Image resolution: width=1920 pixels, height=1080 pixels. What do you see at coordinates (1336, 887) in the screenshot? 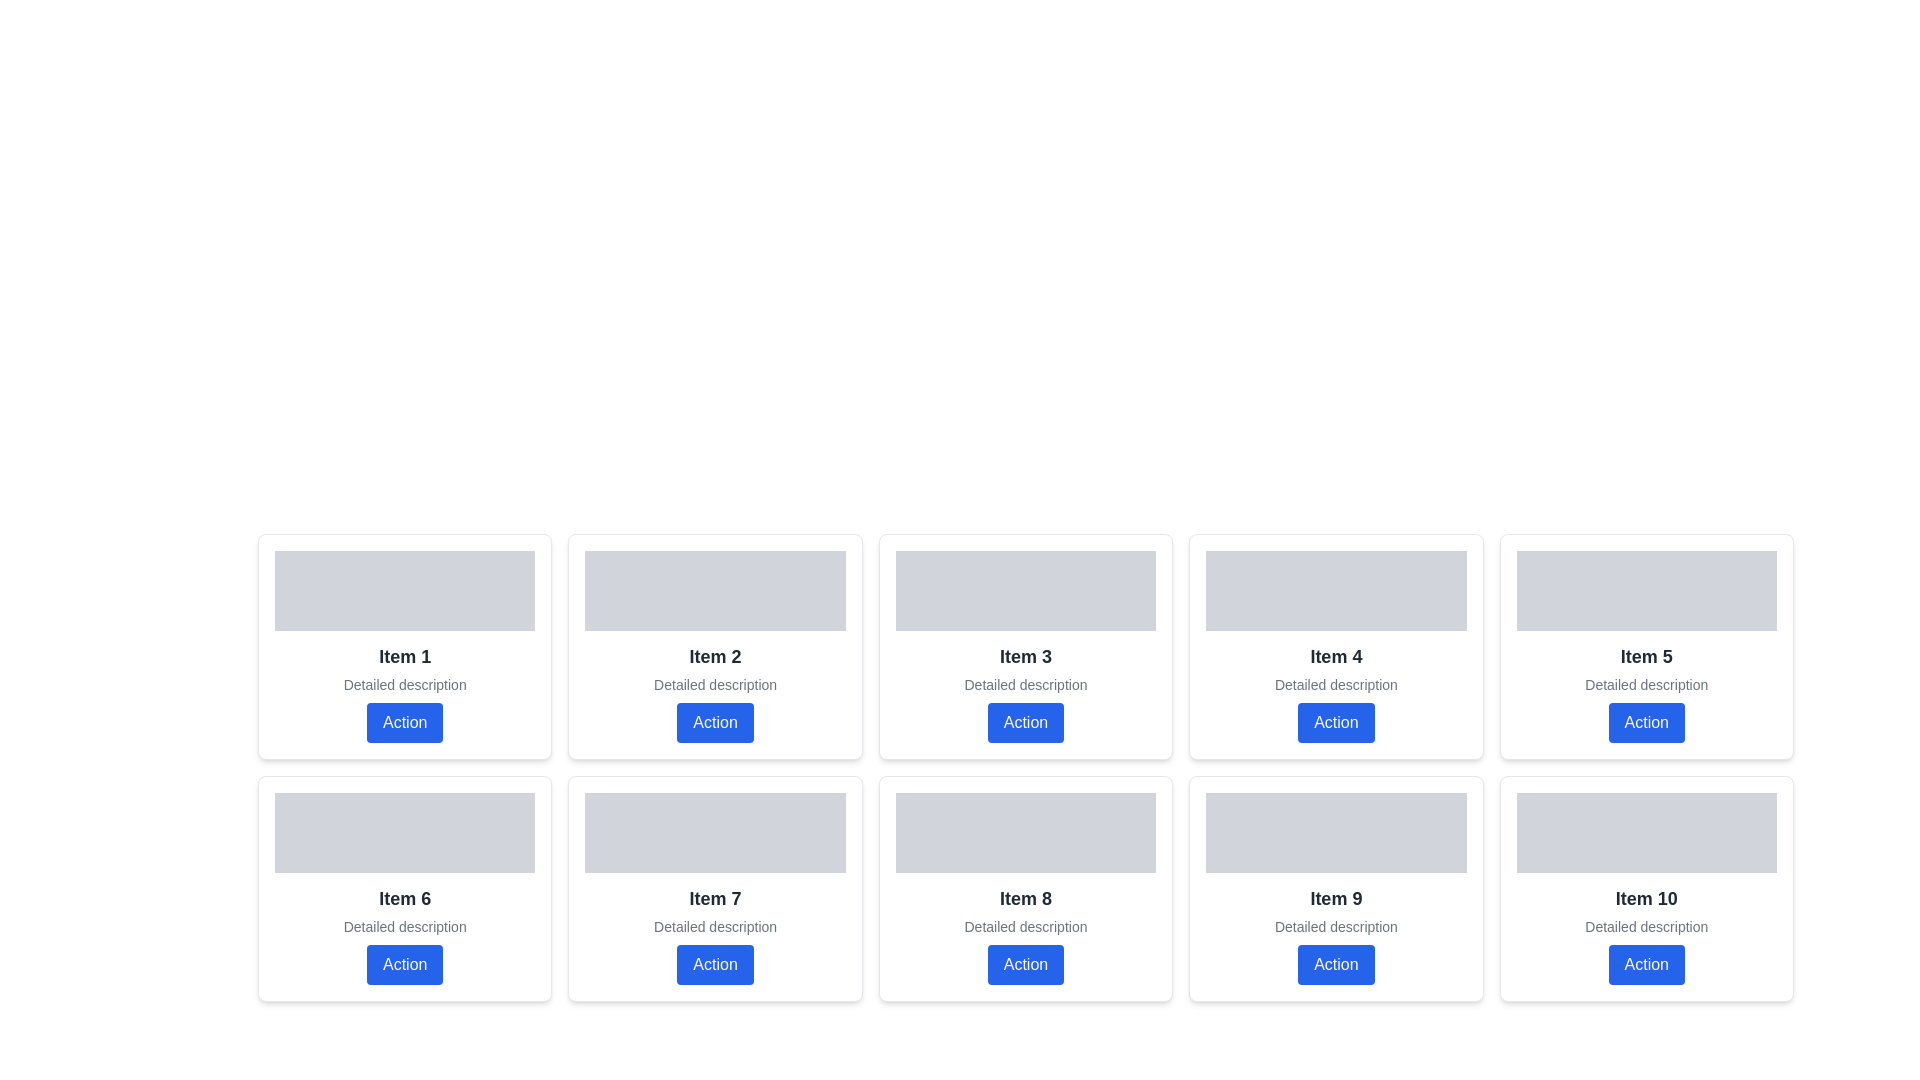
I see `title 'Item 9' and the description 'Detailed description' from the card component with a white background and blue action button located in the second row, fourth column of the grid` at bounding box center [1336, 887].